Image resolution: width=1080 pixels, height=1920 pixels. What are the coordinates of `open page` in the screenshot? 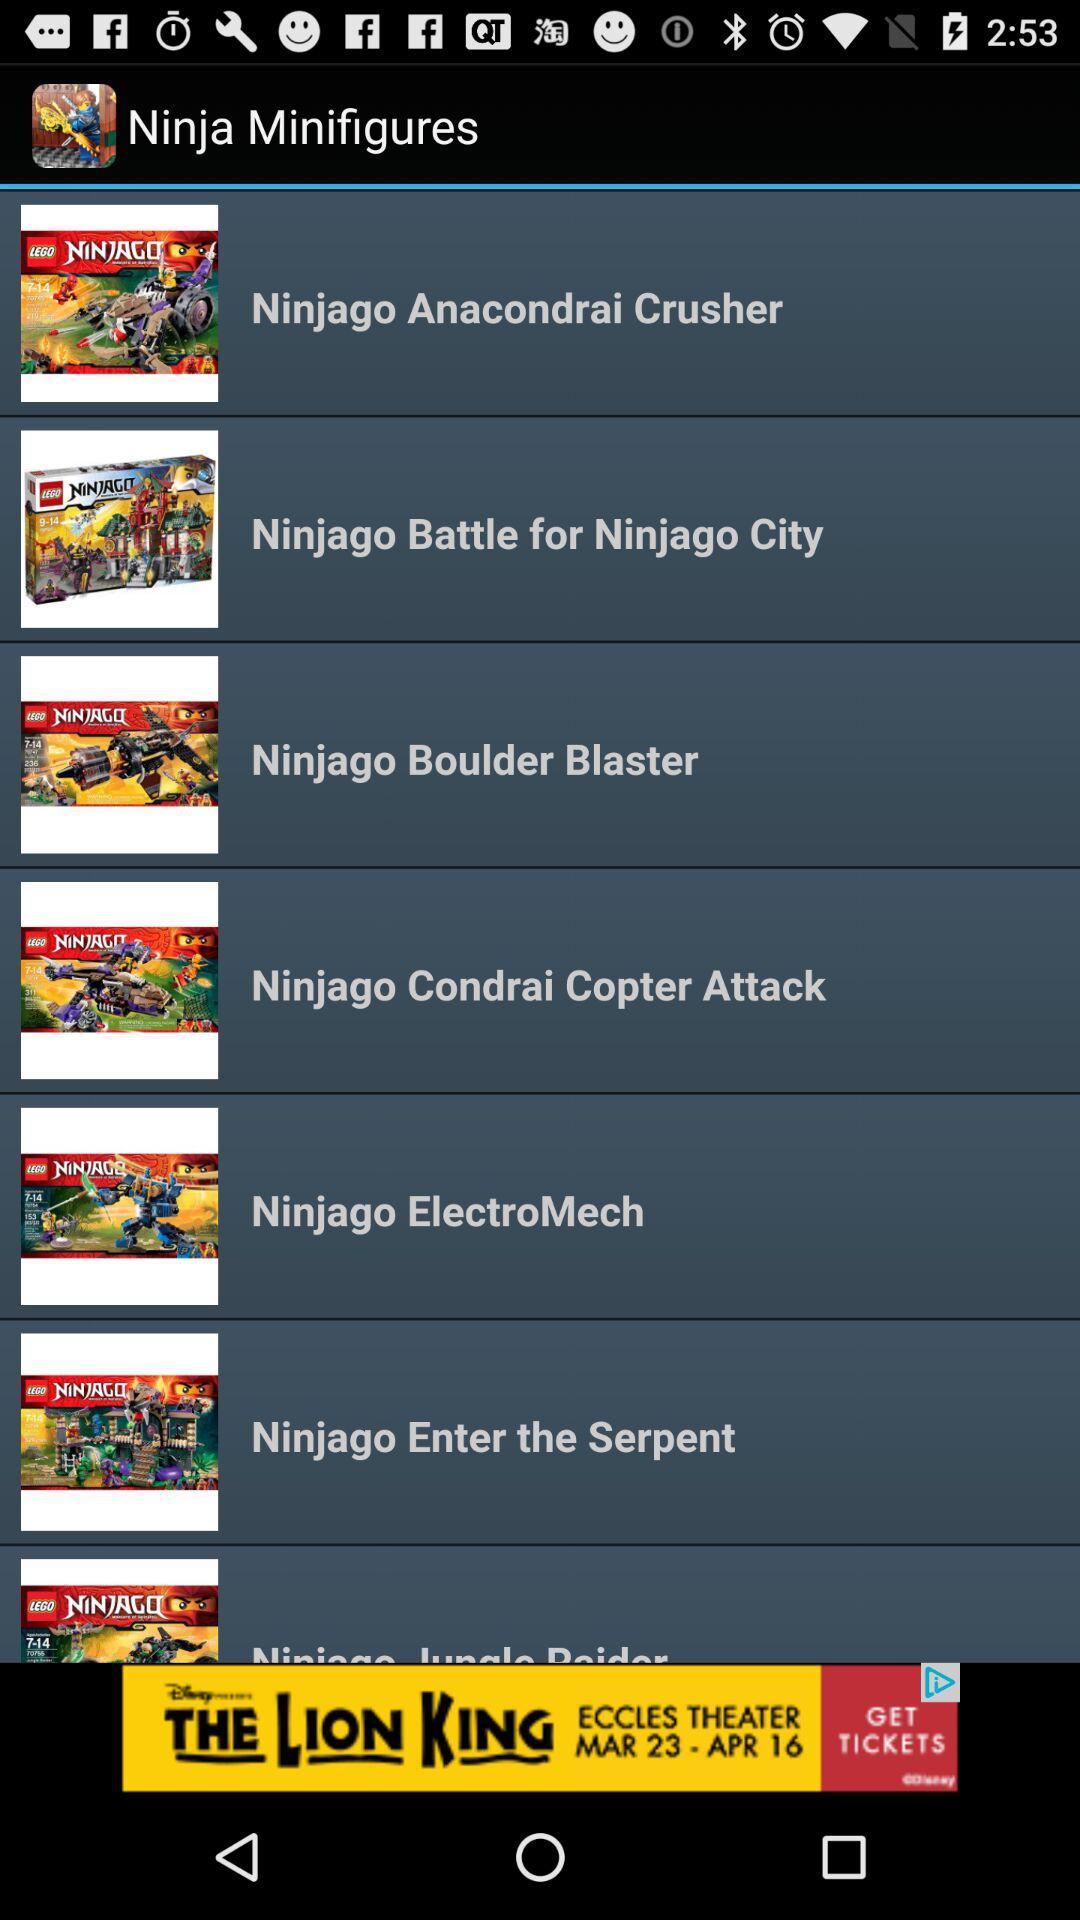 It's located at (540, 1727).